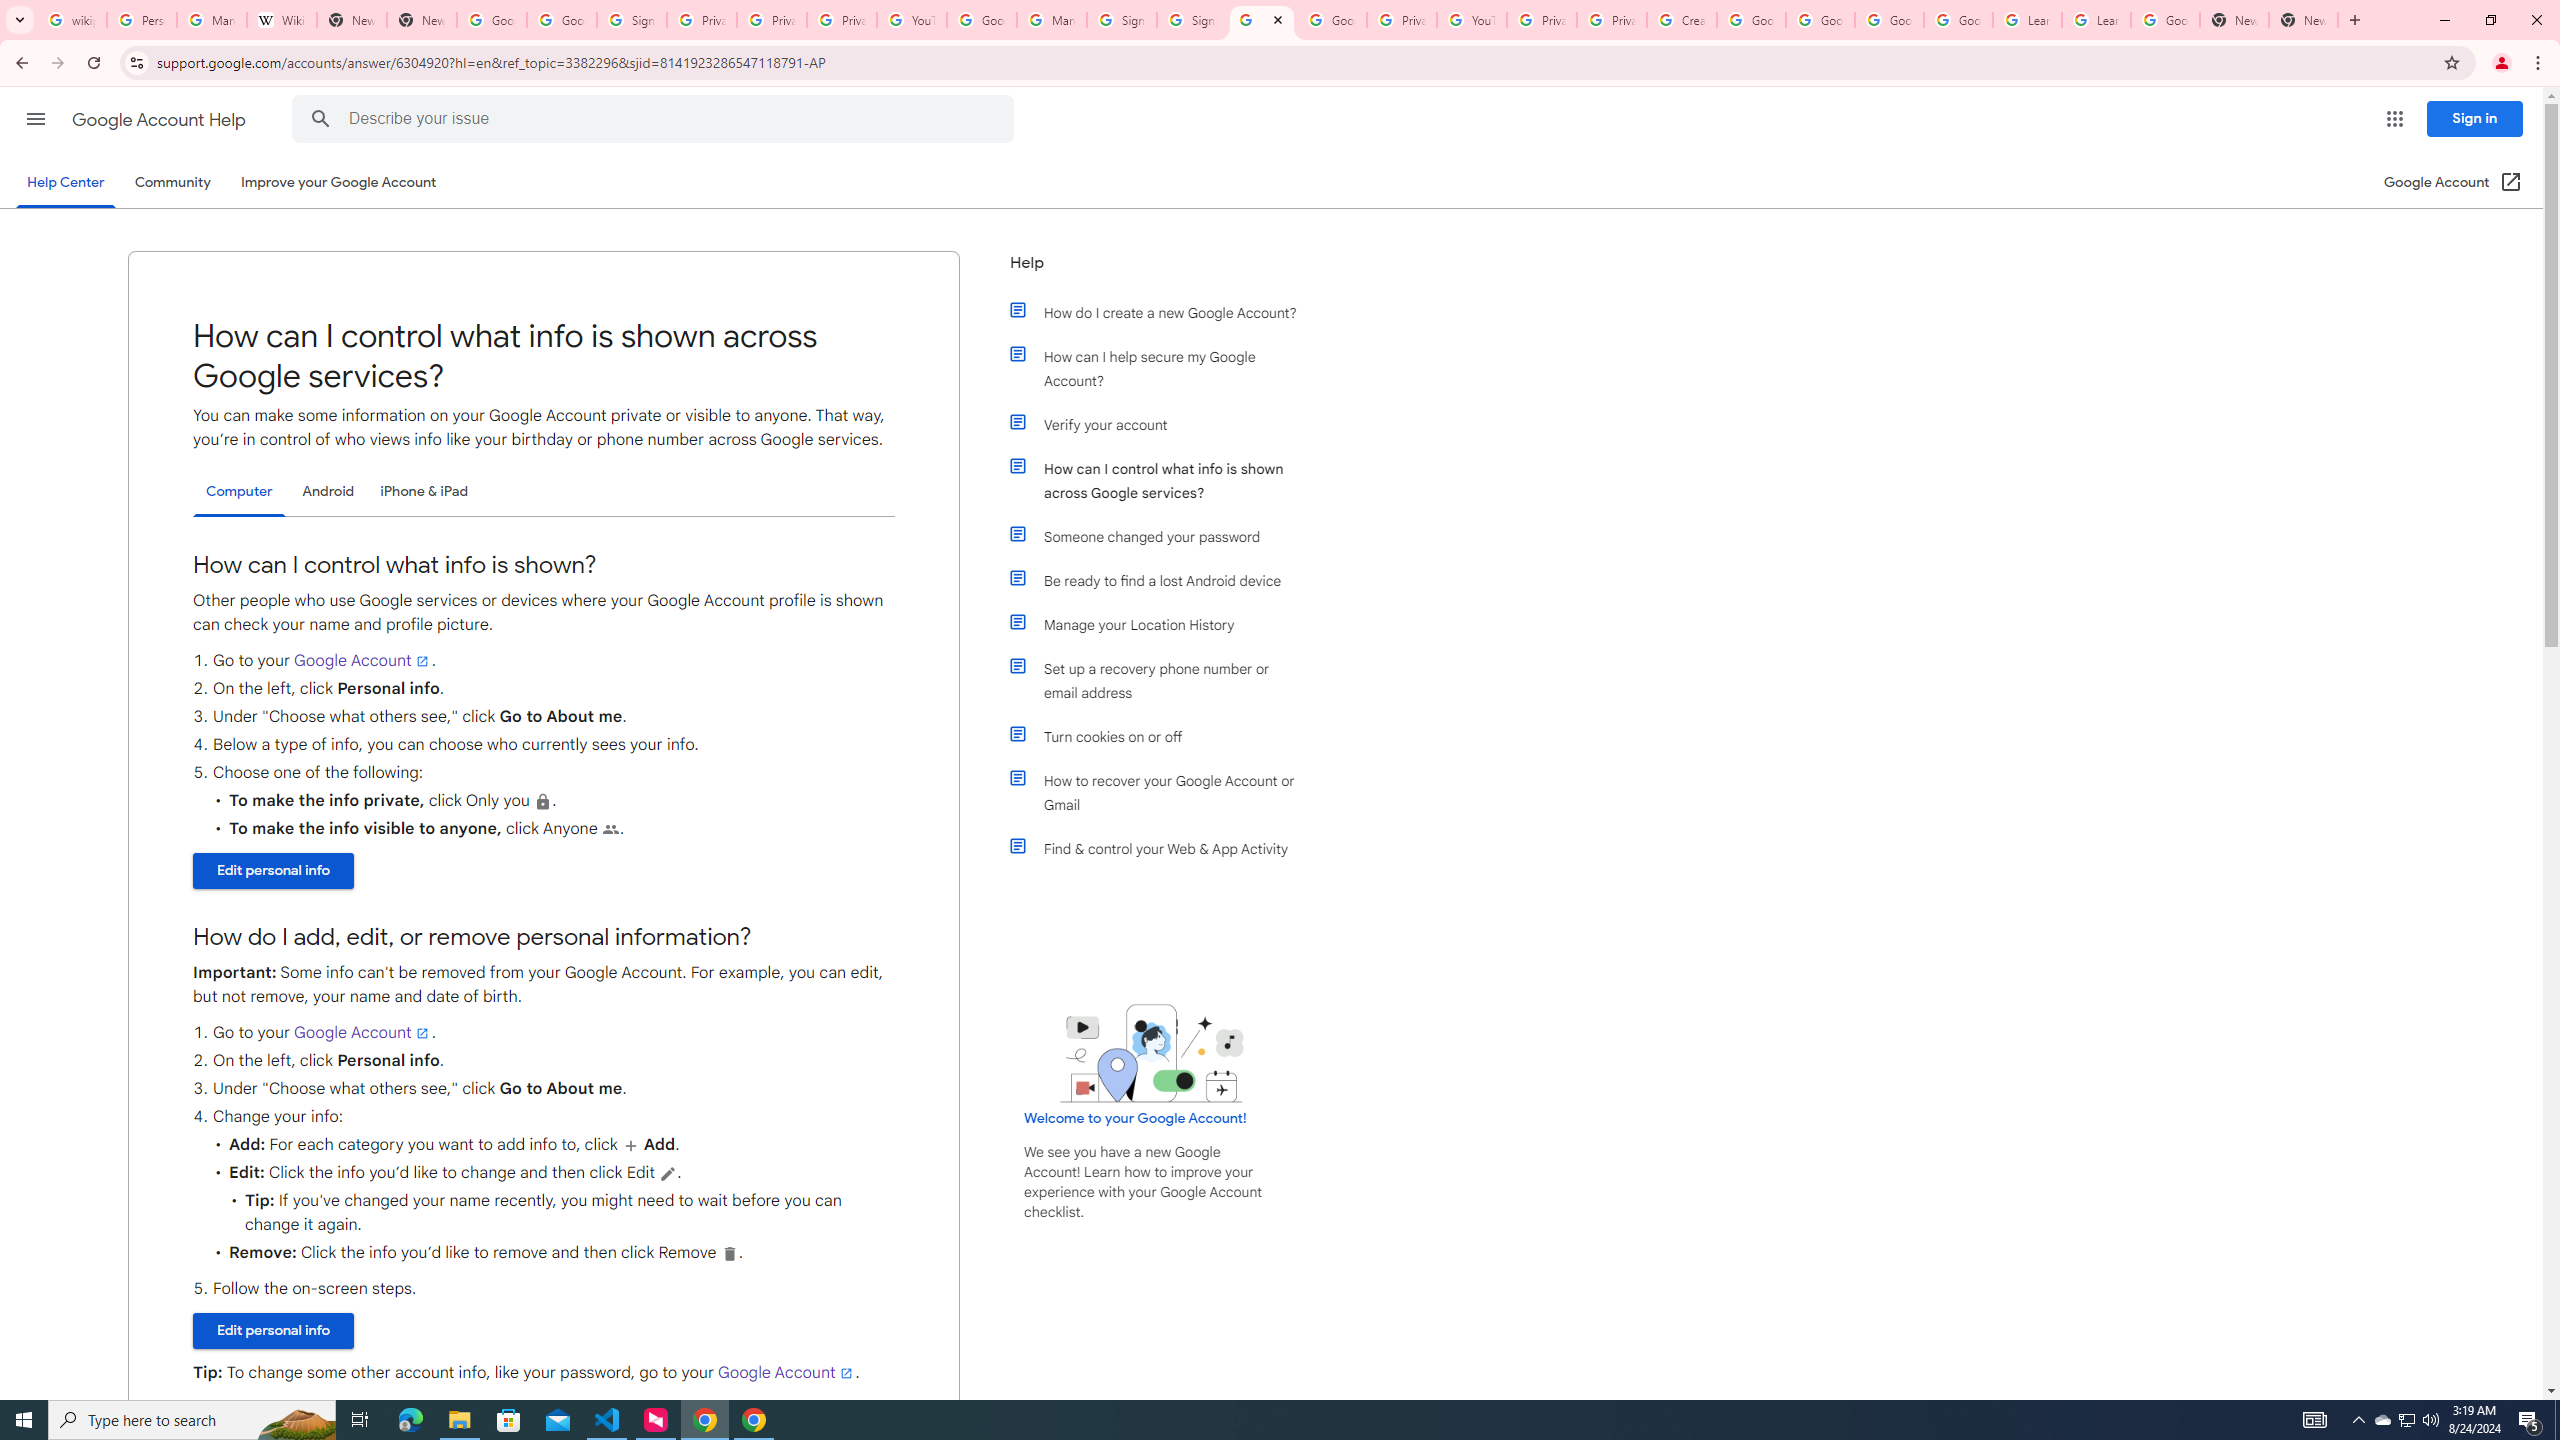 The image size is (2560, 1440). I want to click on 'Sign in - Google Accounts', so click(1190, 19).